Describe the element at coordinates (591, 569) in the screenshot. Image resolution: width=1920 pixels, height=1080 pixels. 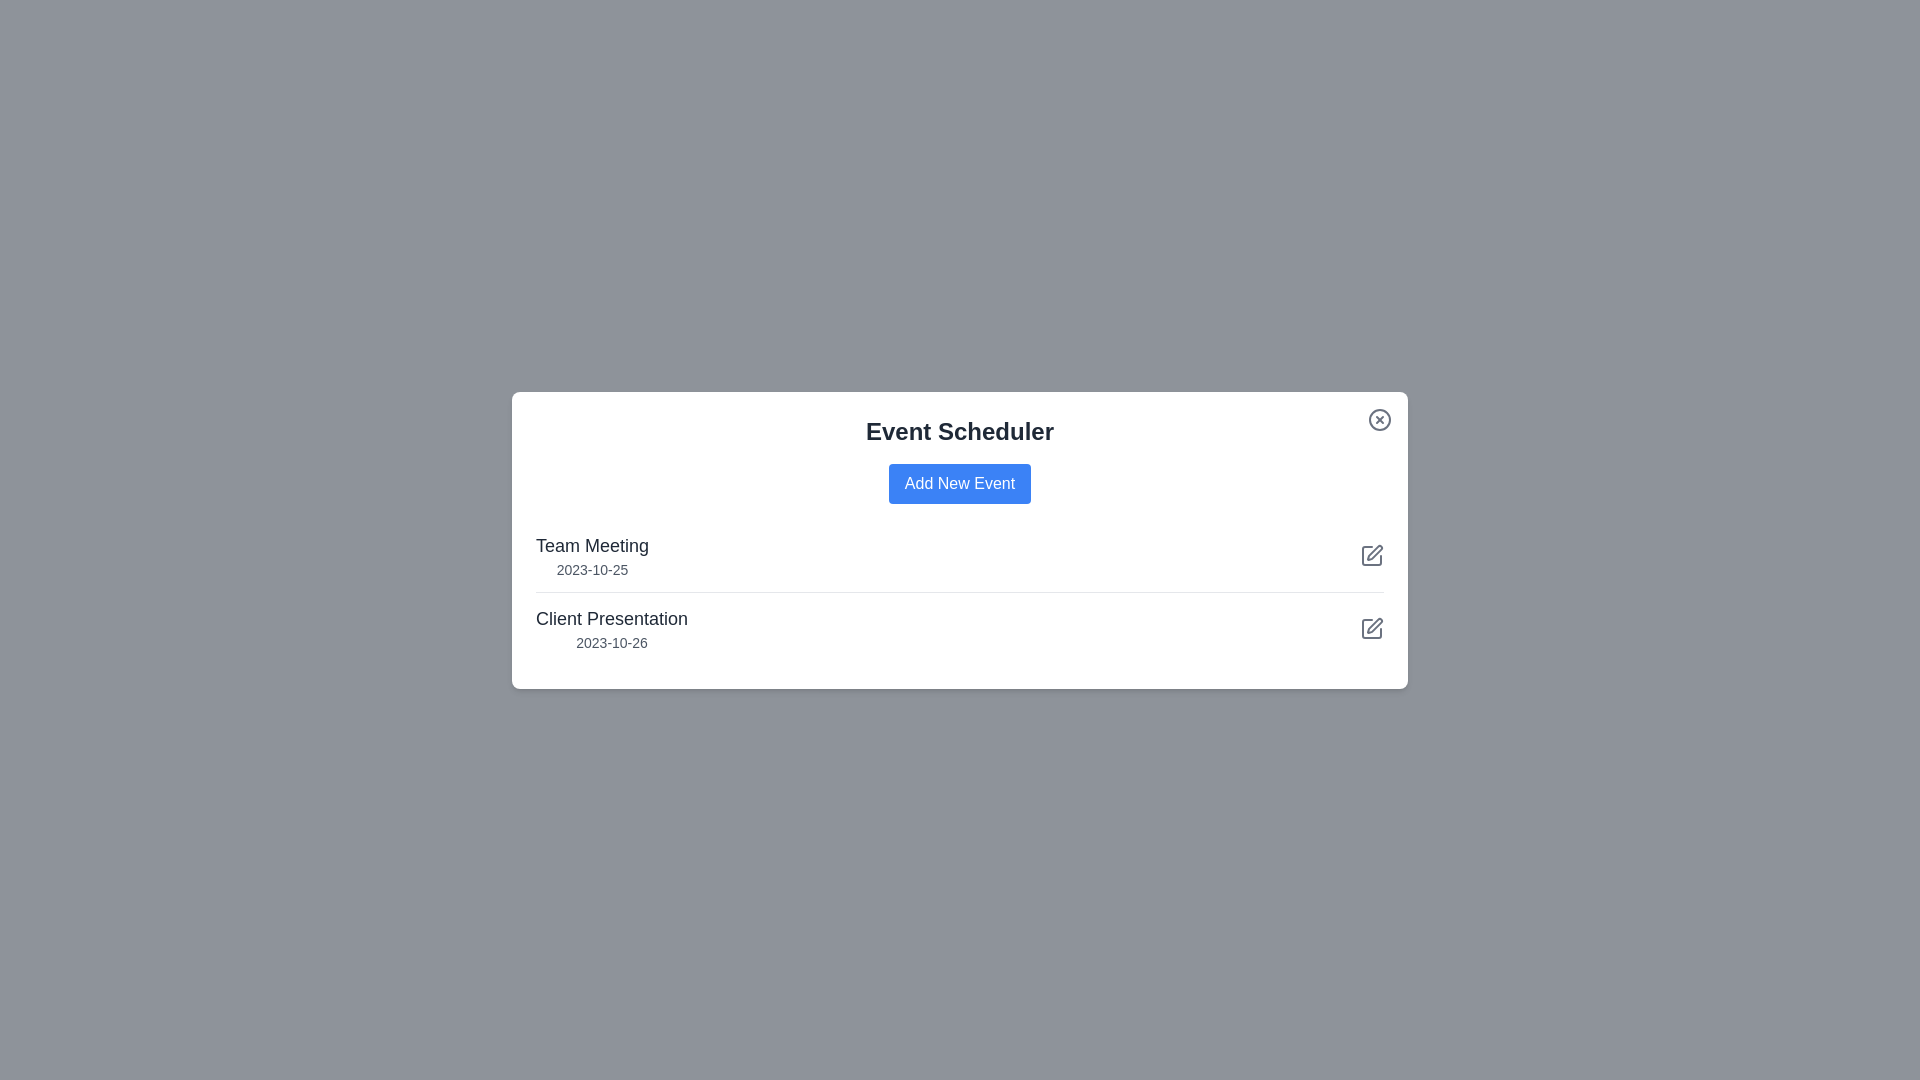
I see `the static text label that displays the date associated with the 'Team Meeting', positioned below the event heading` at that location.